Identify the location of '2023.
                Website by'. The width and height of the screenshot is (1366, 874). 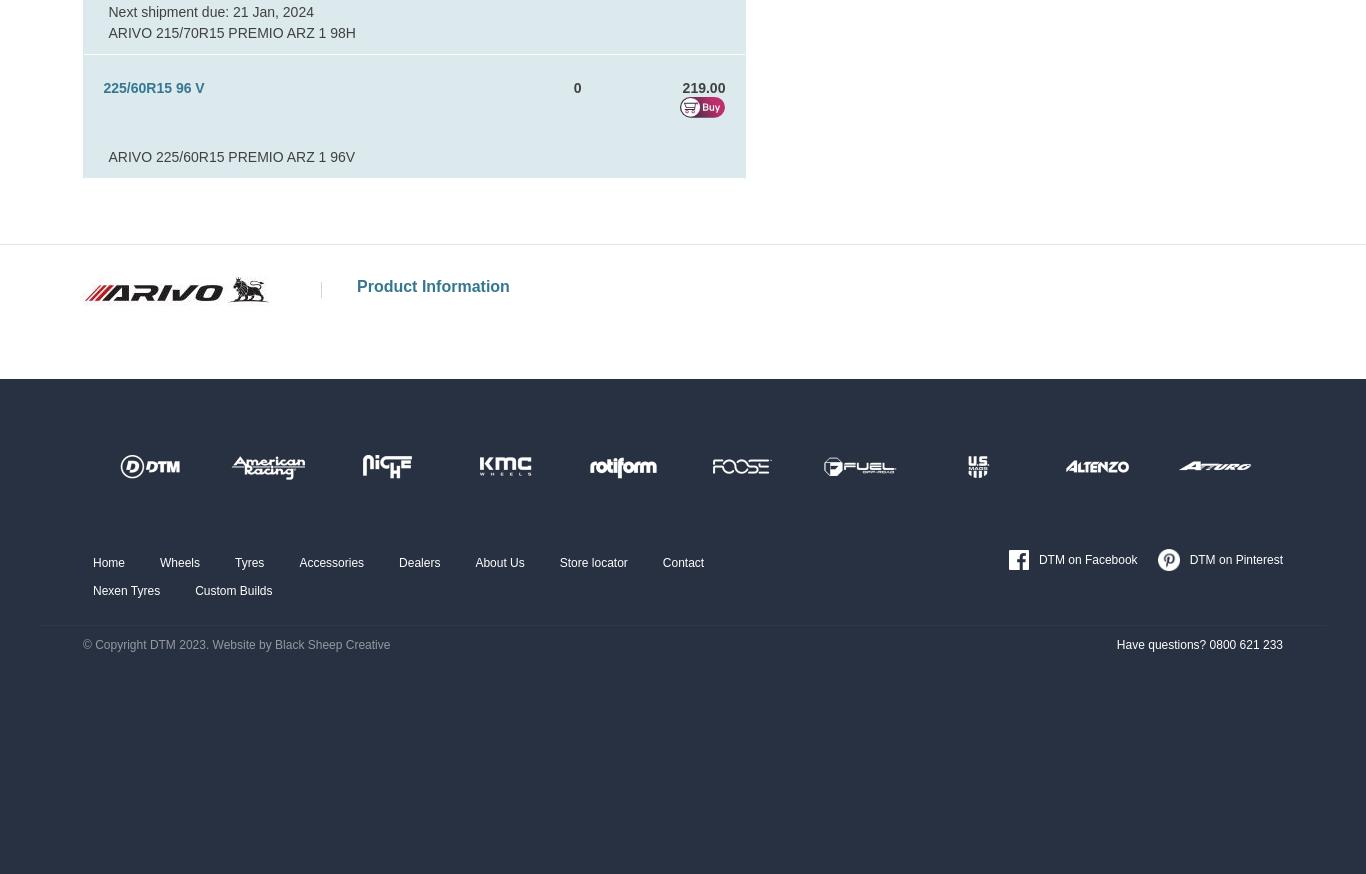
(223, 644).